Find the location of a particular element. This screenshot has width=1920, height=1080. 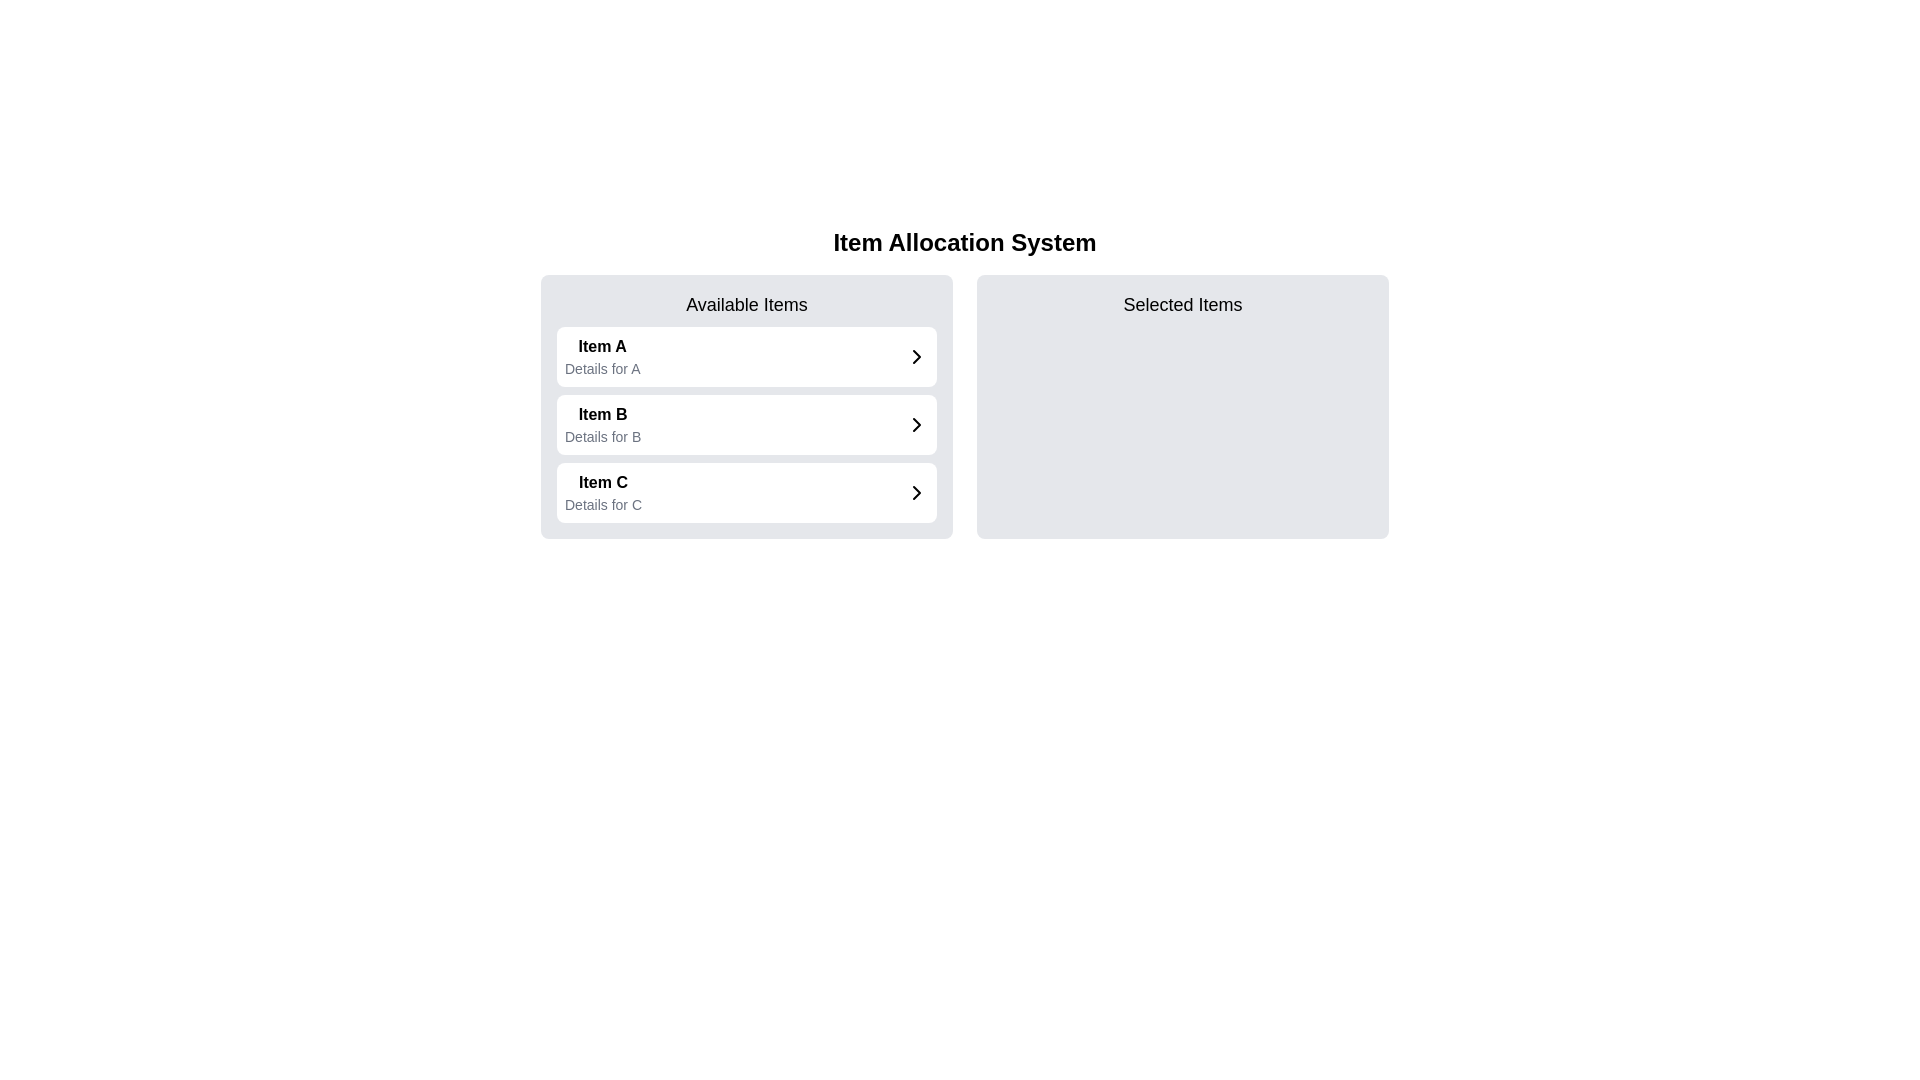

the second item is located at coordinates (746, 423).